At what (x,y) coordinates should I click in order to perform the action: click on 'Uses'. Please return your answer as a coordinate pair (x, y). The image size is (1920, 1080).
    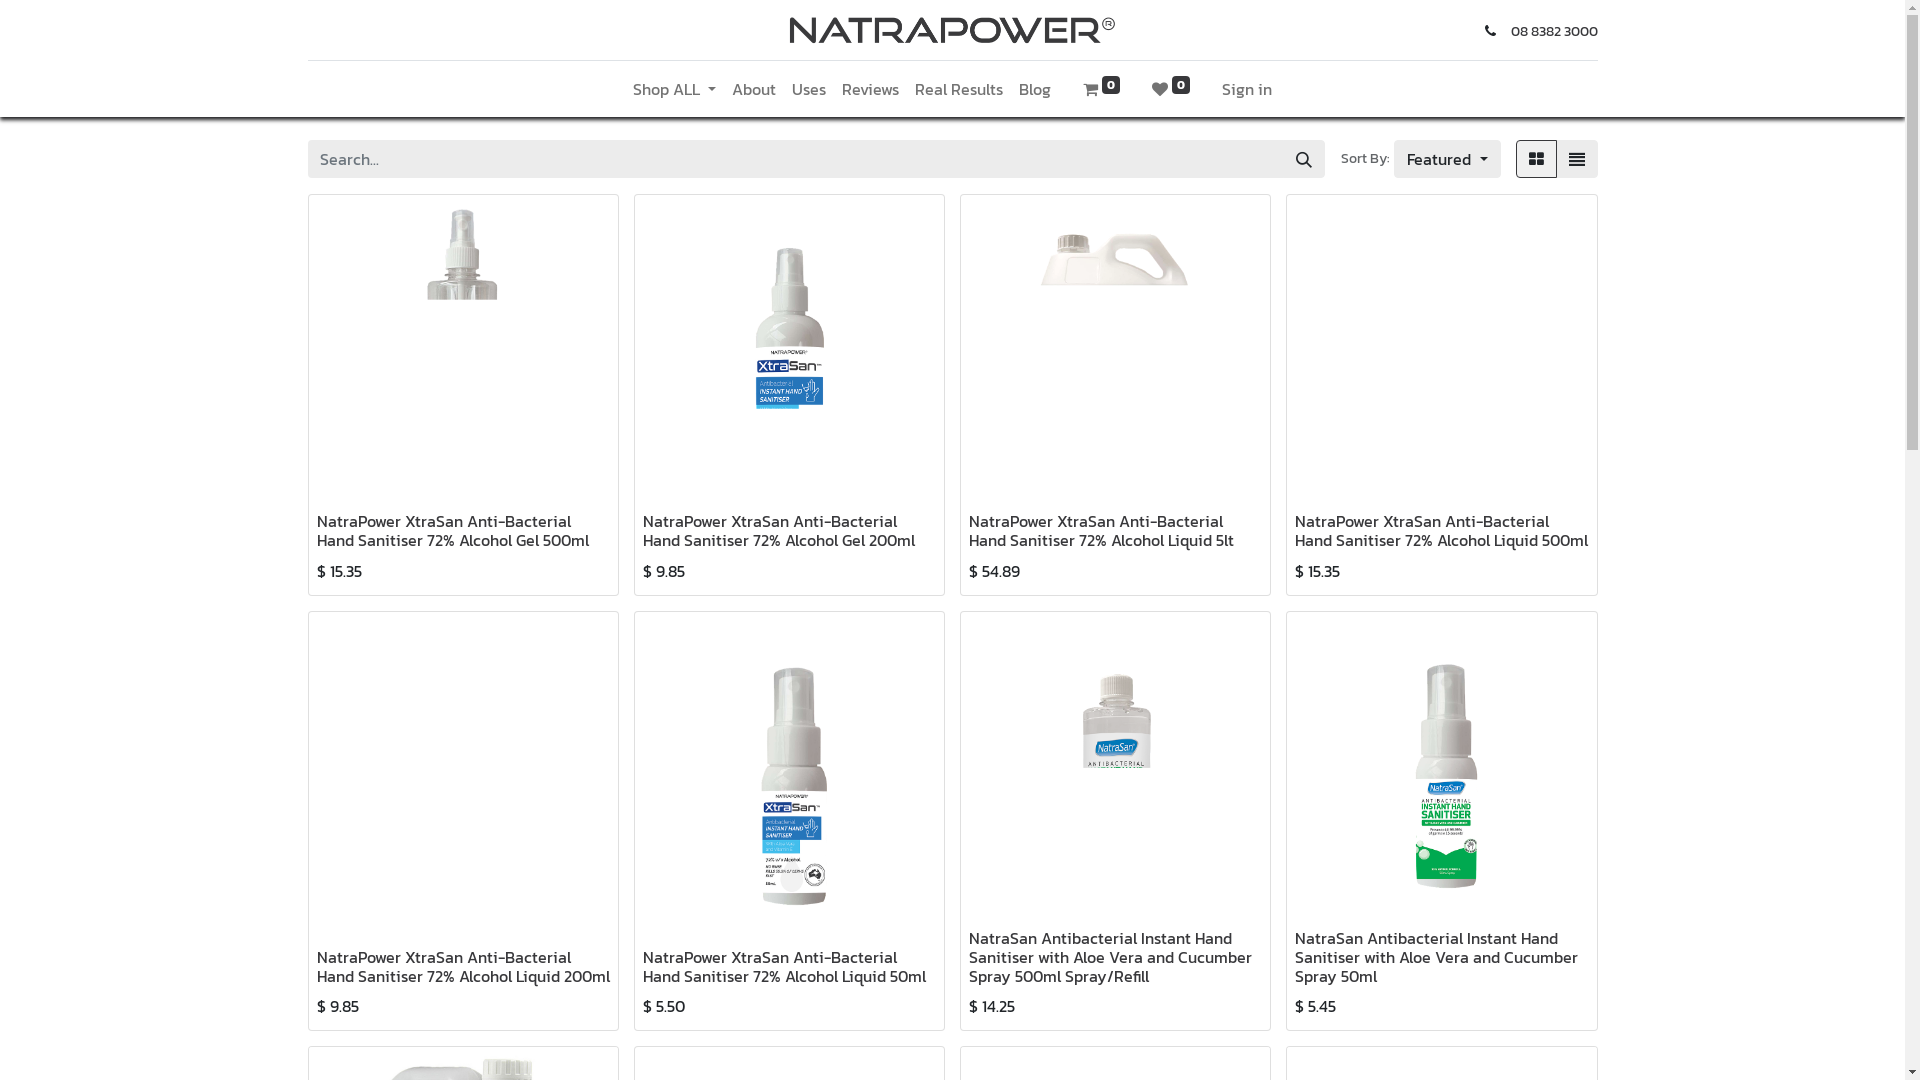
    Looking at the image, I should click on (809, 87).